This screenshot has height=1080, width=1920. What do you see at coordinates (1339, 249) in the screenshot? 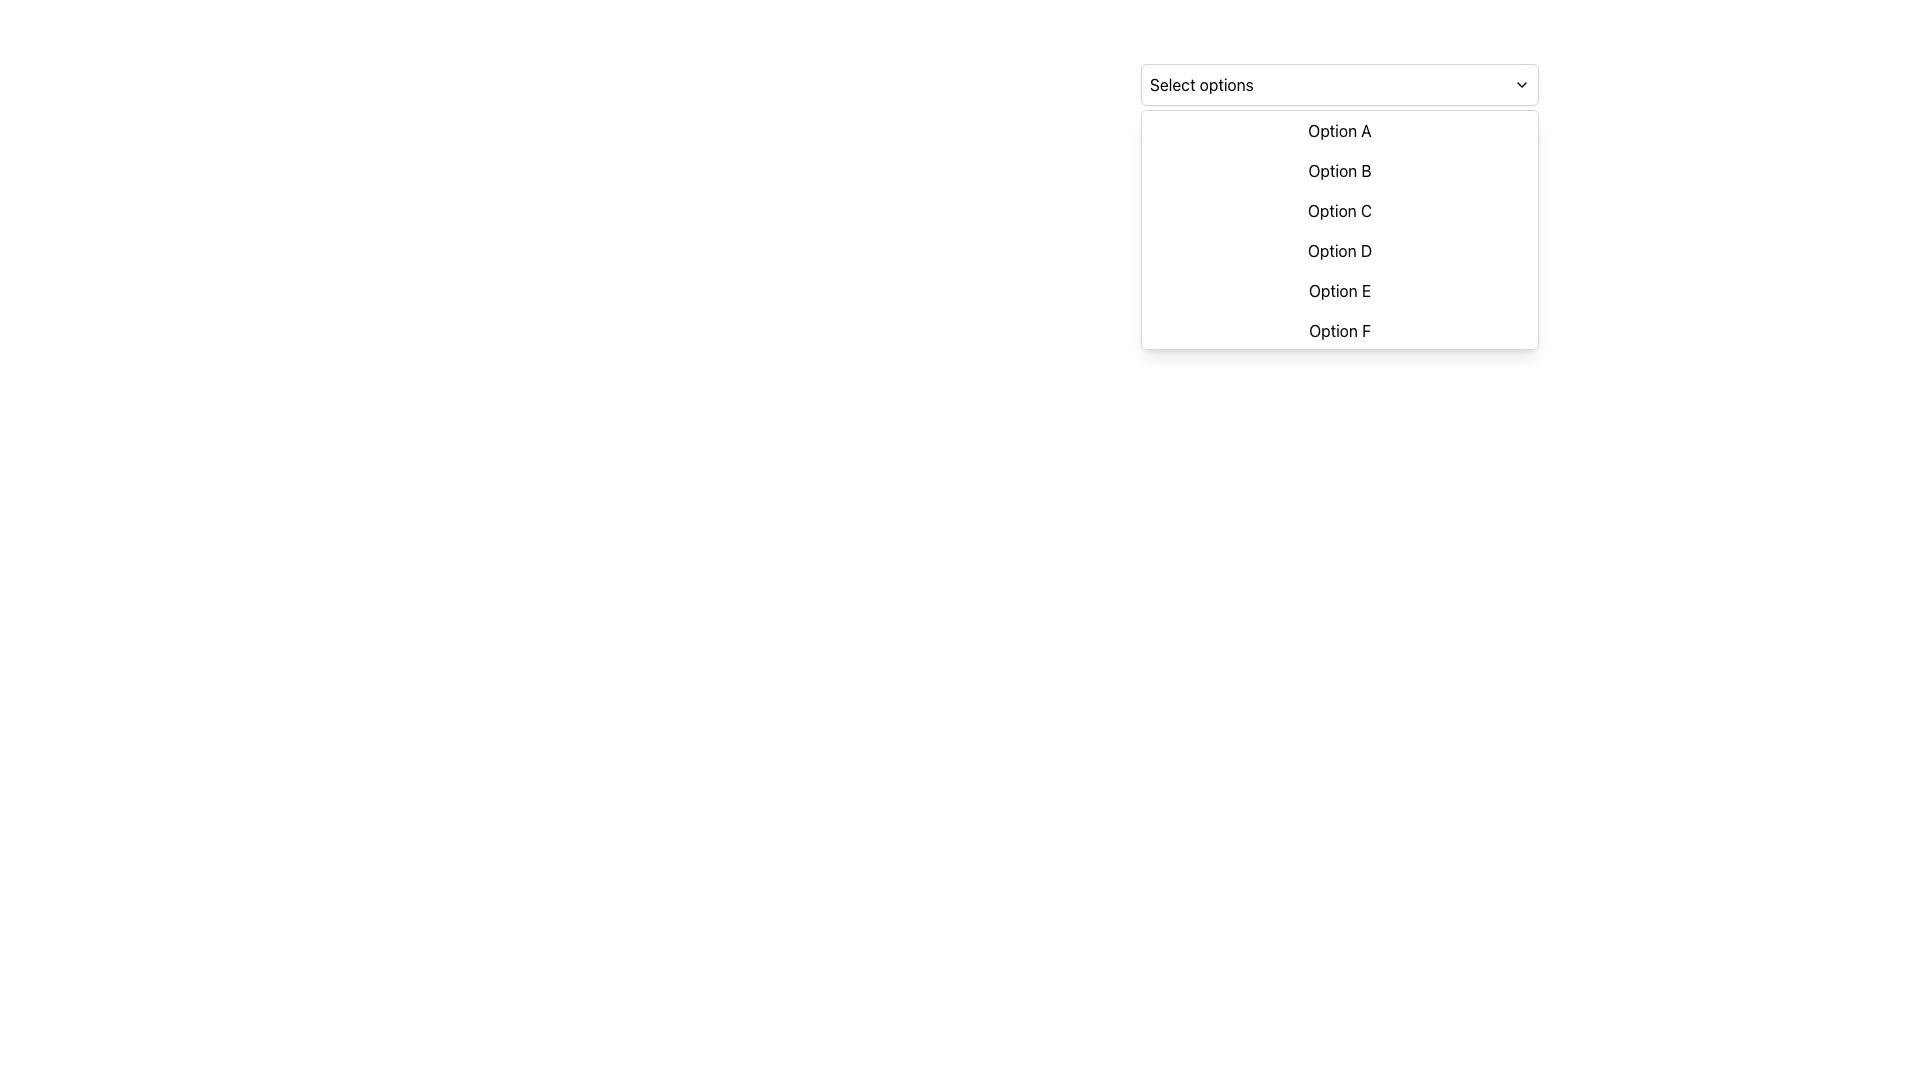
I see `to select the fourth item in the dropdown menu, which represents an option users can select from a list of options ranging from 'Option A' to 'Option Z'` at bounding box center [1339, 249].